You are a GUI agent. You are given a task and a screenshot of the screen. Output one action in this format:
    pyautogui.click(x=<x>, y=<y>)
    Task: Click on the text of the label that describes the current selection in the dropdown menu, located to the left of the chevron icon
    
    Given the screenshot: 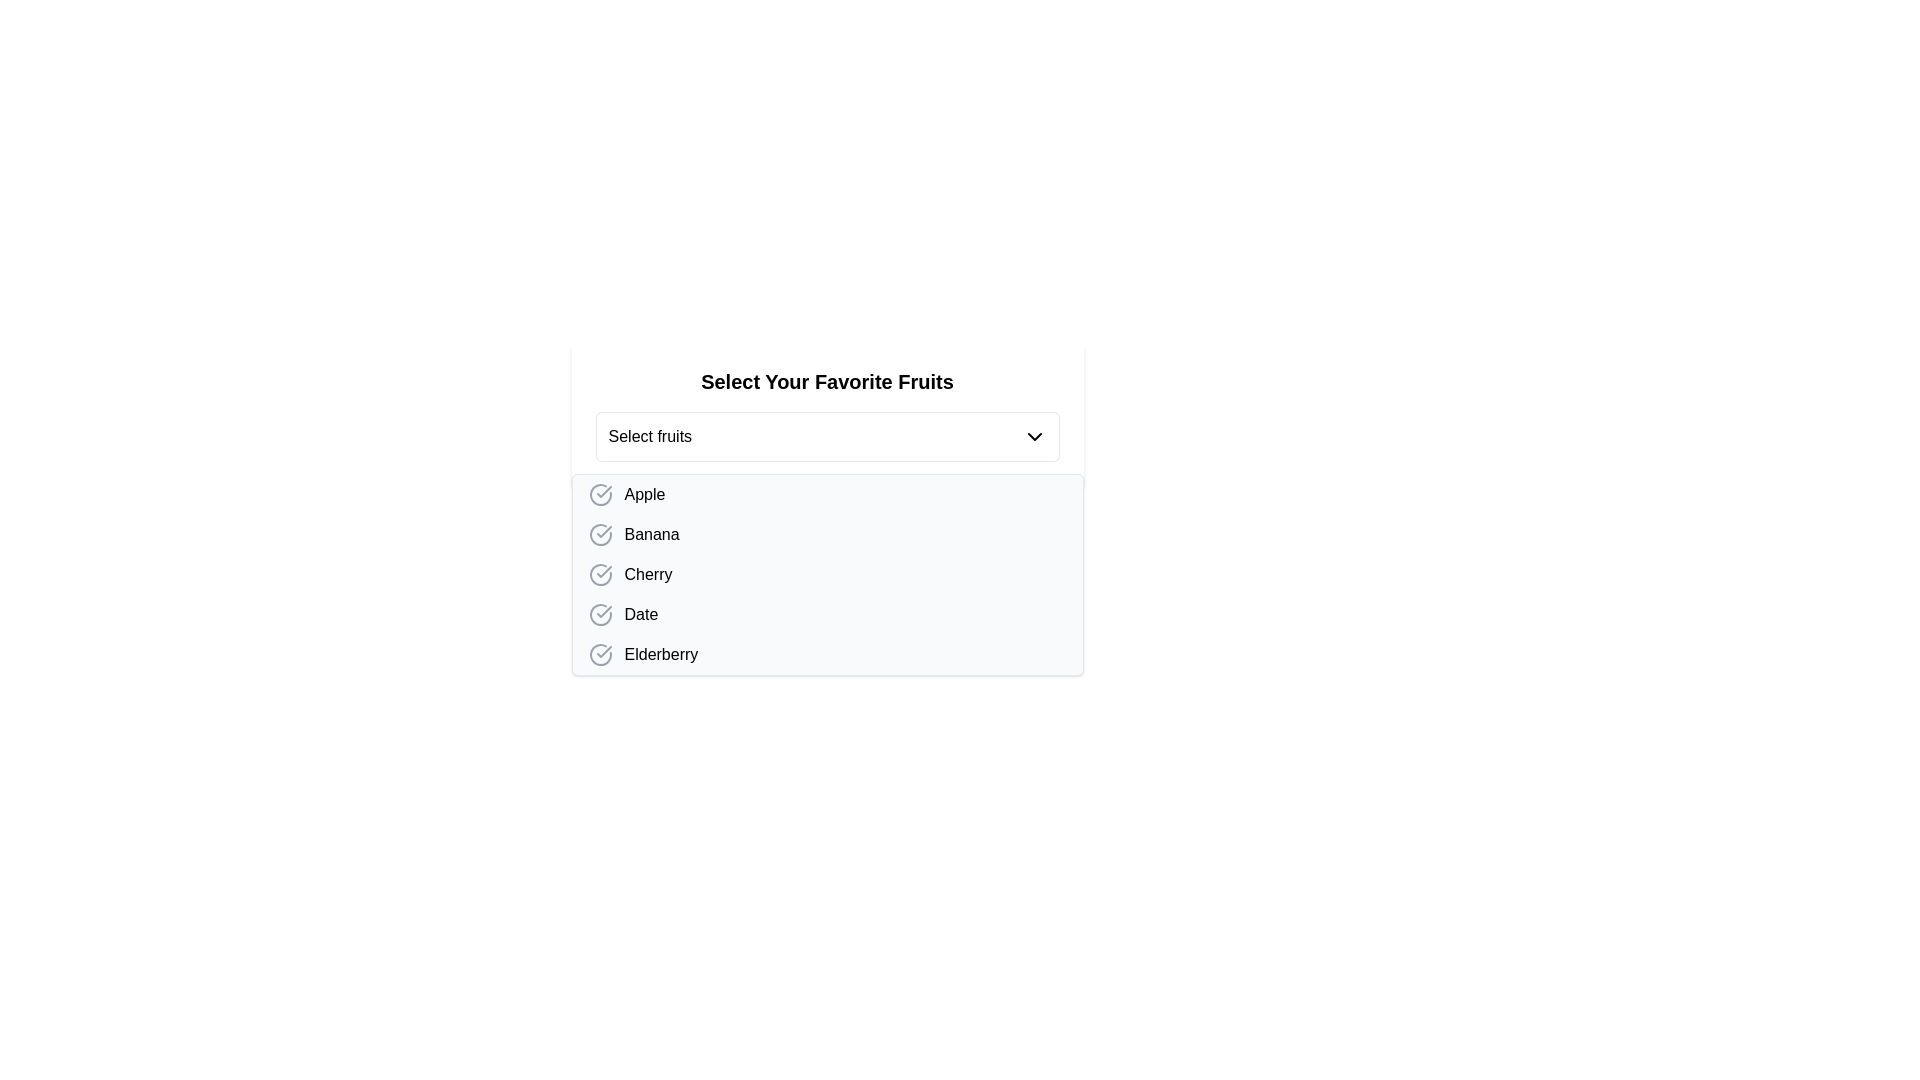 What is the action you would take?
    pyautogui.click(x=650, y=435)
    